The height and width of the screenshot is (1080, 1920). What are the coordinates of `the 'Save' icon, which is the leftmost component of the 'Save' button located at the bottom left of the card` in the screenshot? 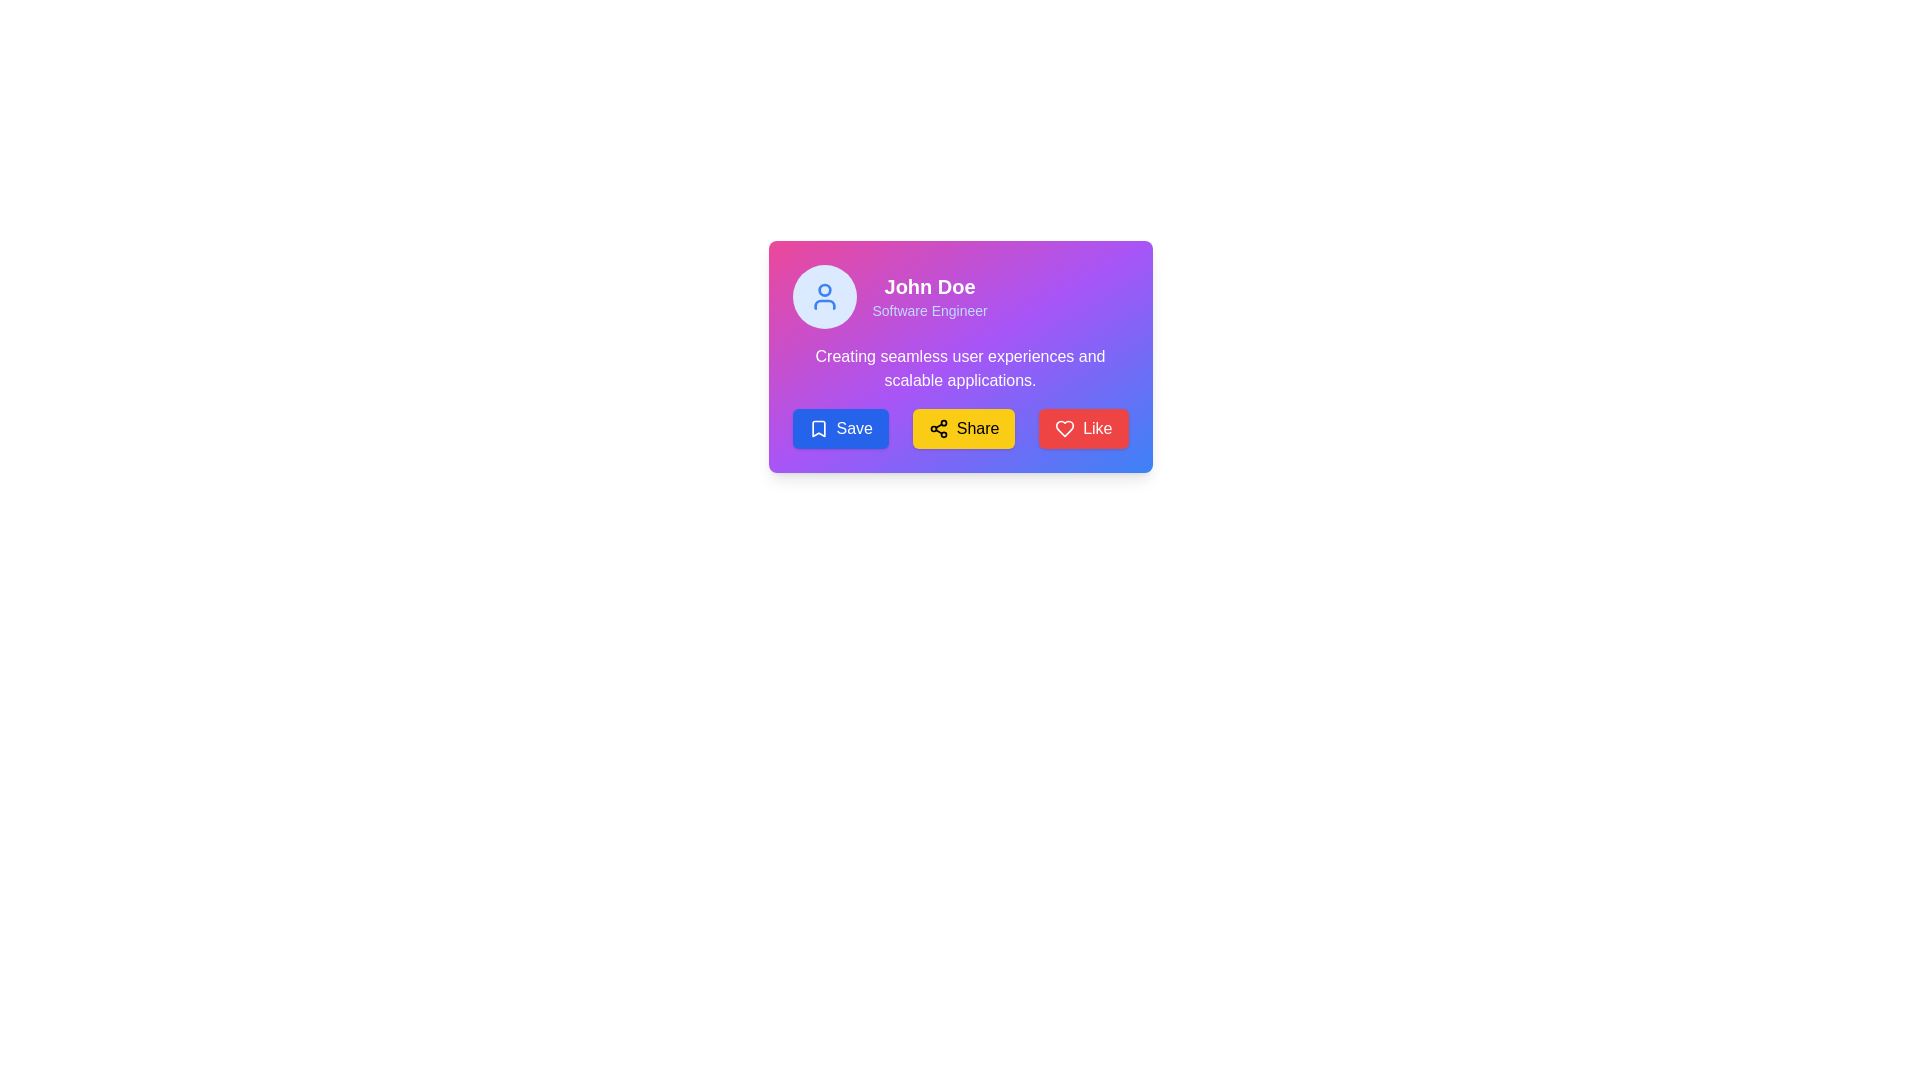 It's located at (818, 427).